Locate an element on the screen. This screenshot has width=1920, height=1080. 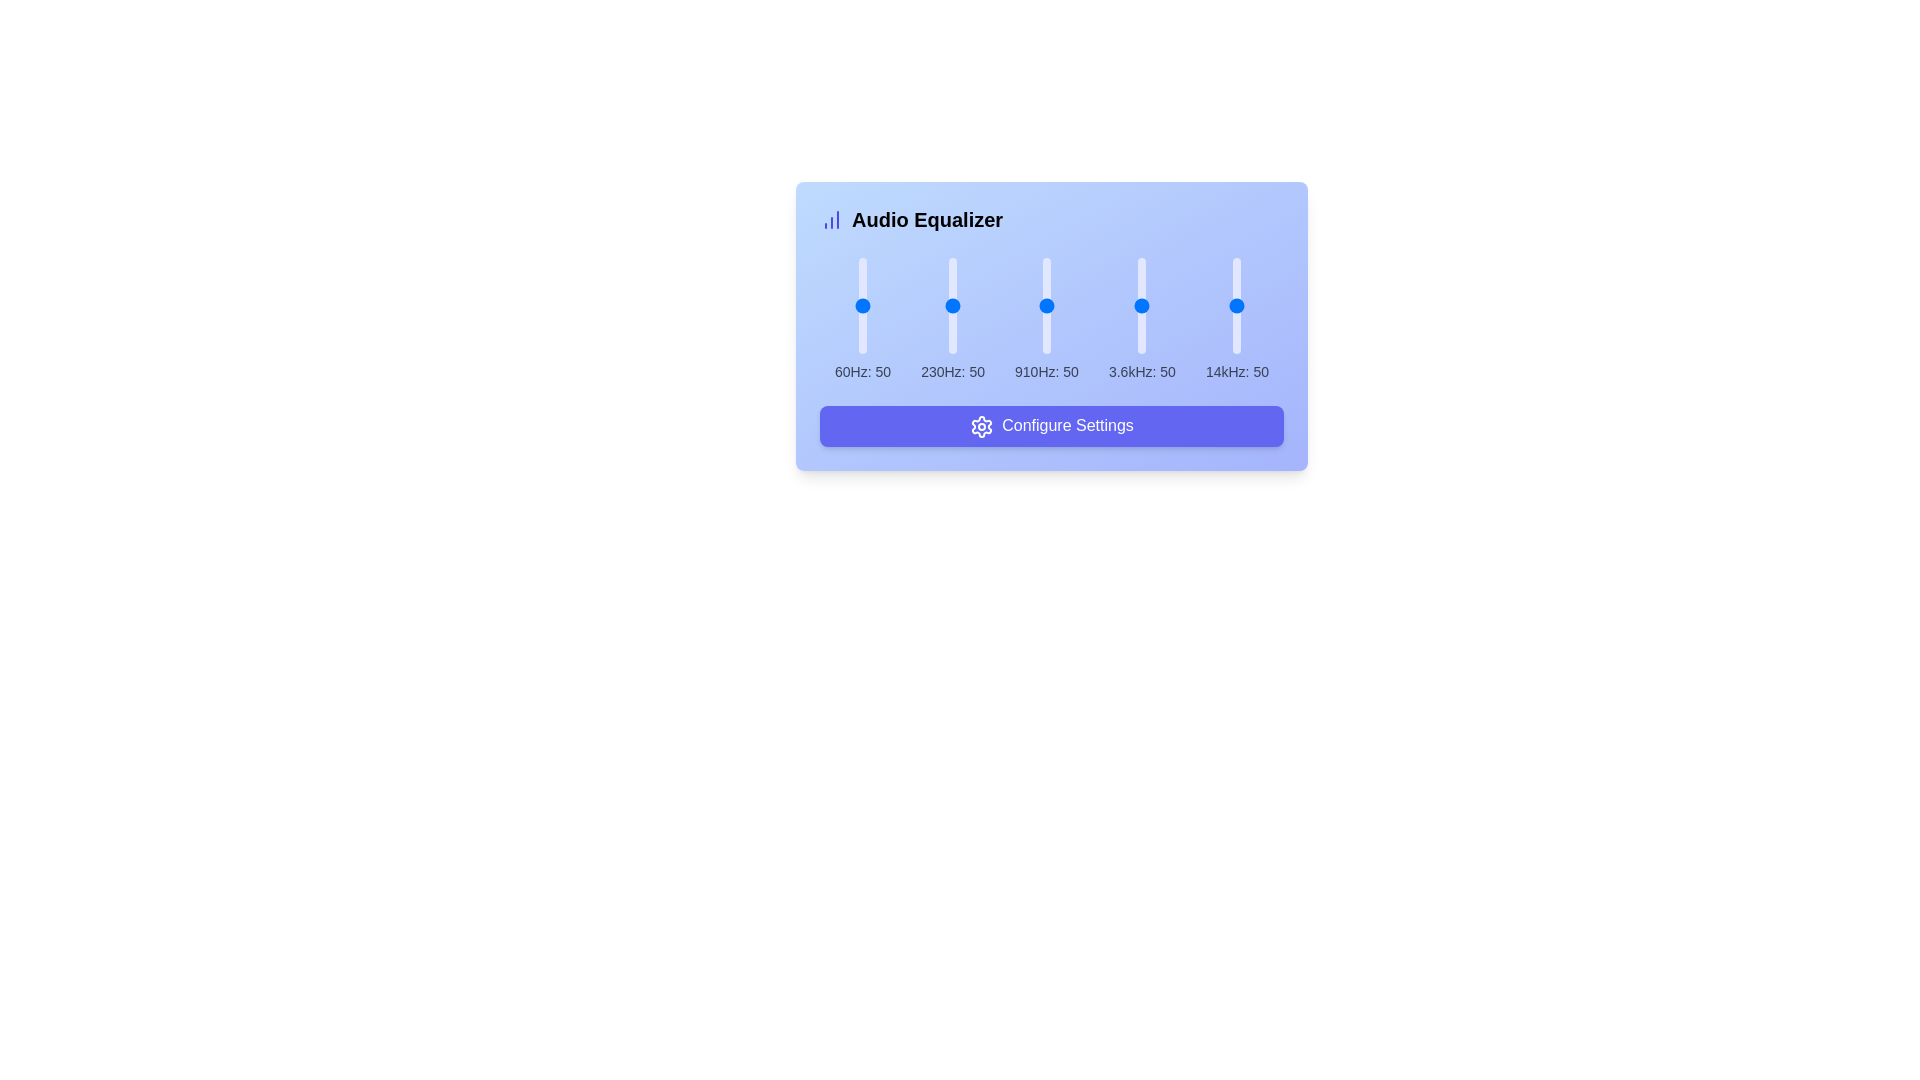
the 230Hz band value is located at coordinates (952, 338).